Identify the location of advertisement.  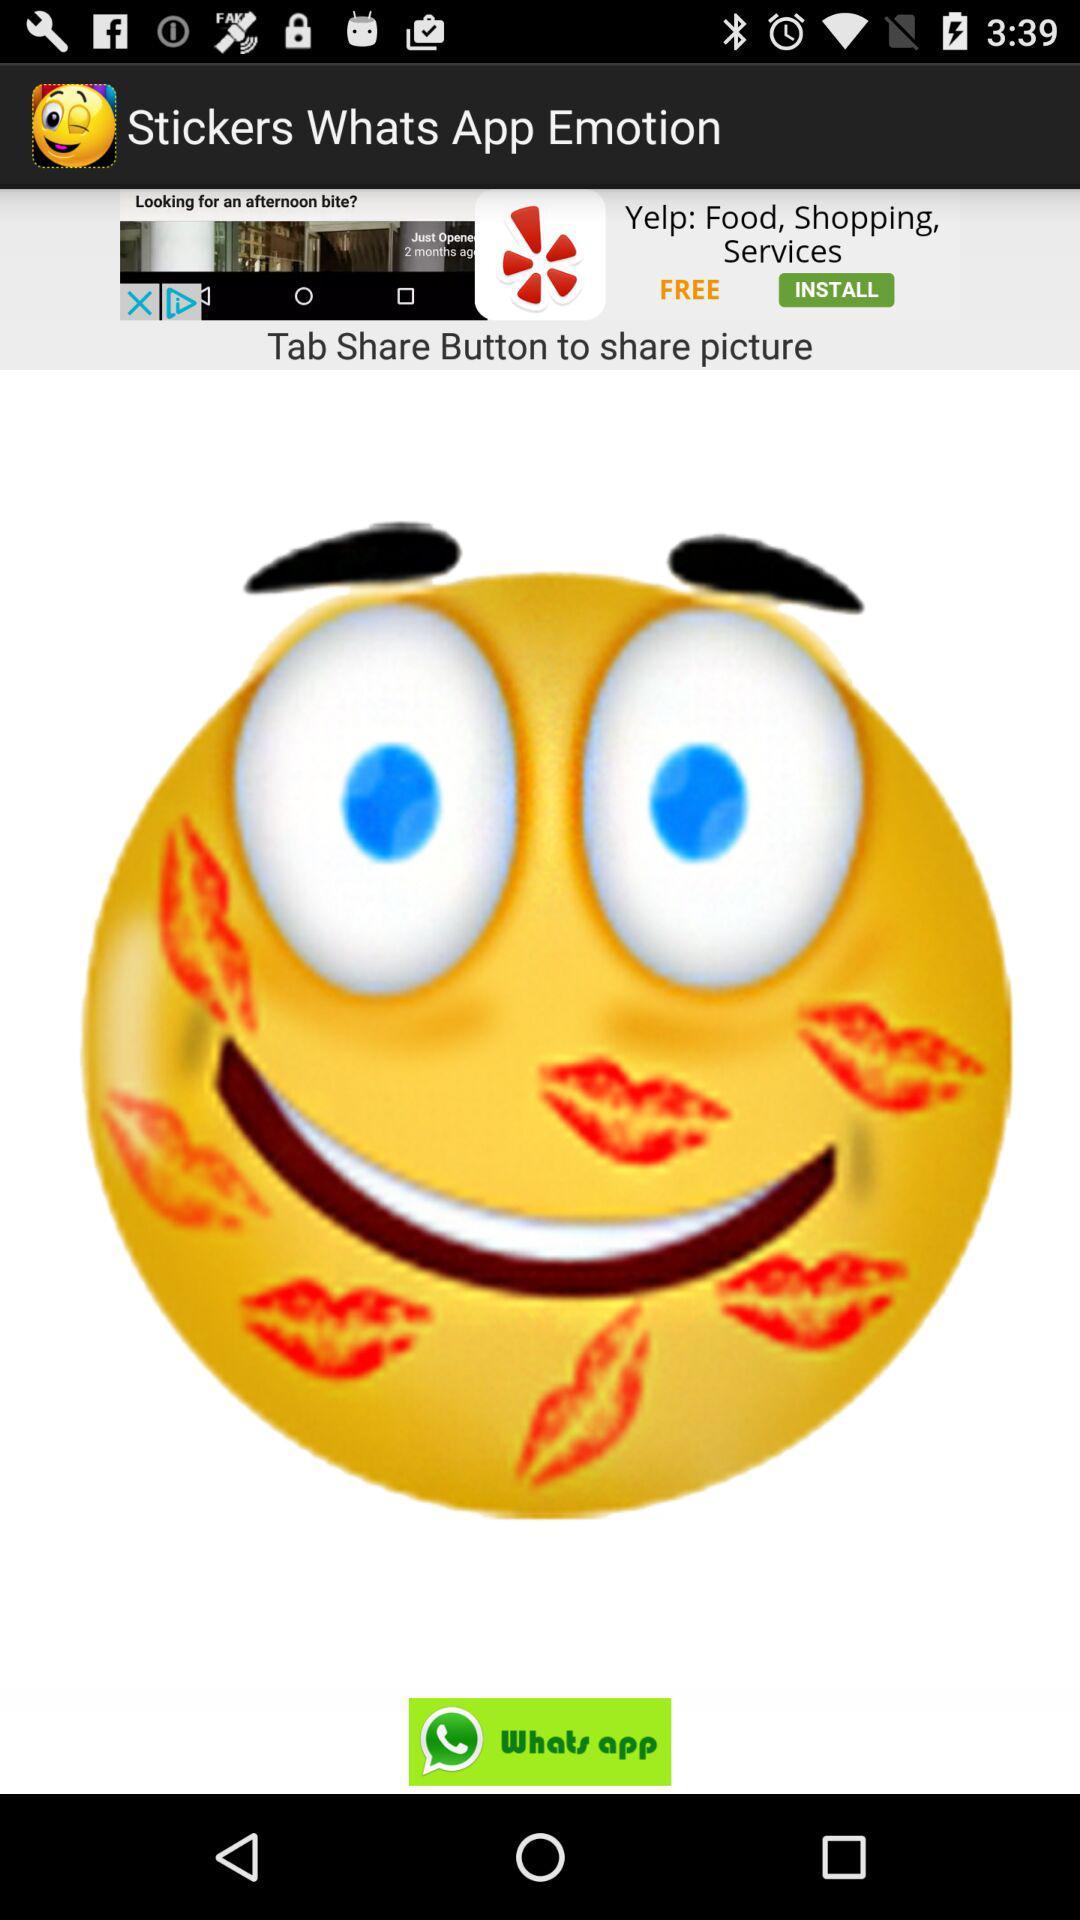
(540, 253).